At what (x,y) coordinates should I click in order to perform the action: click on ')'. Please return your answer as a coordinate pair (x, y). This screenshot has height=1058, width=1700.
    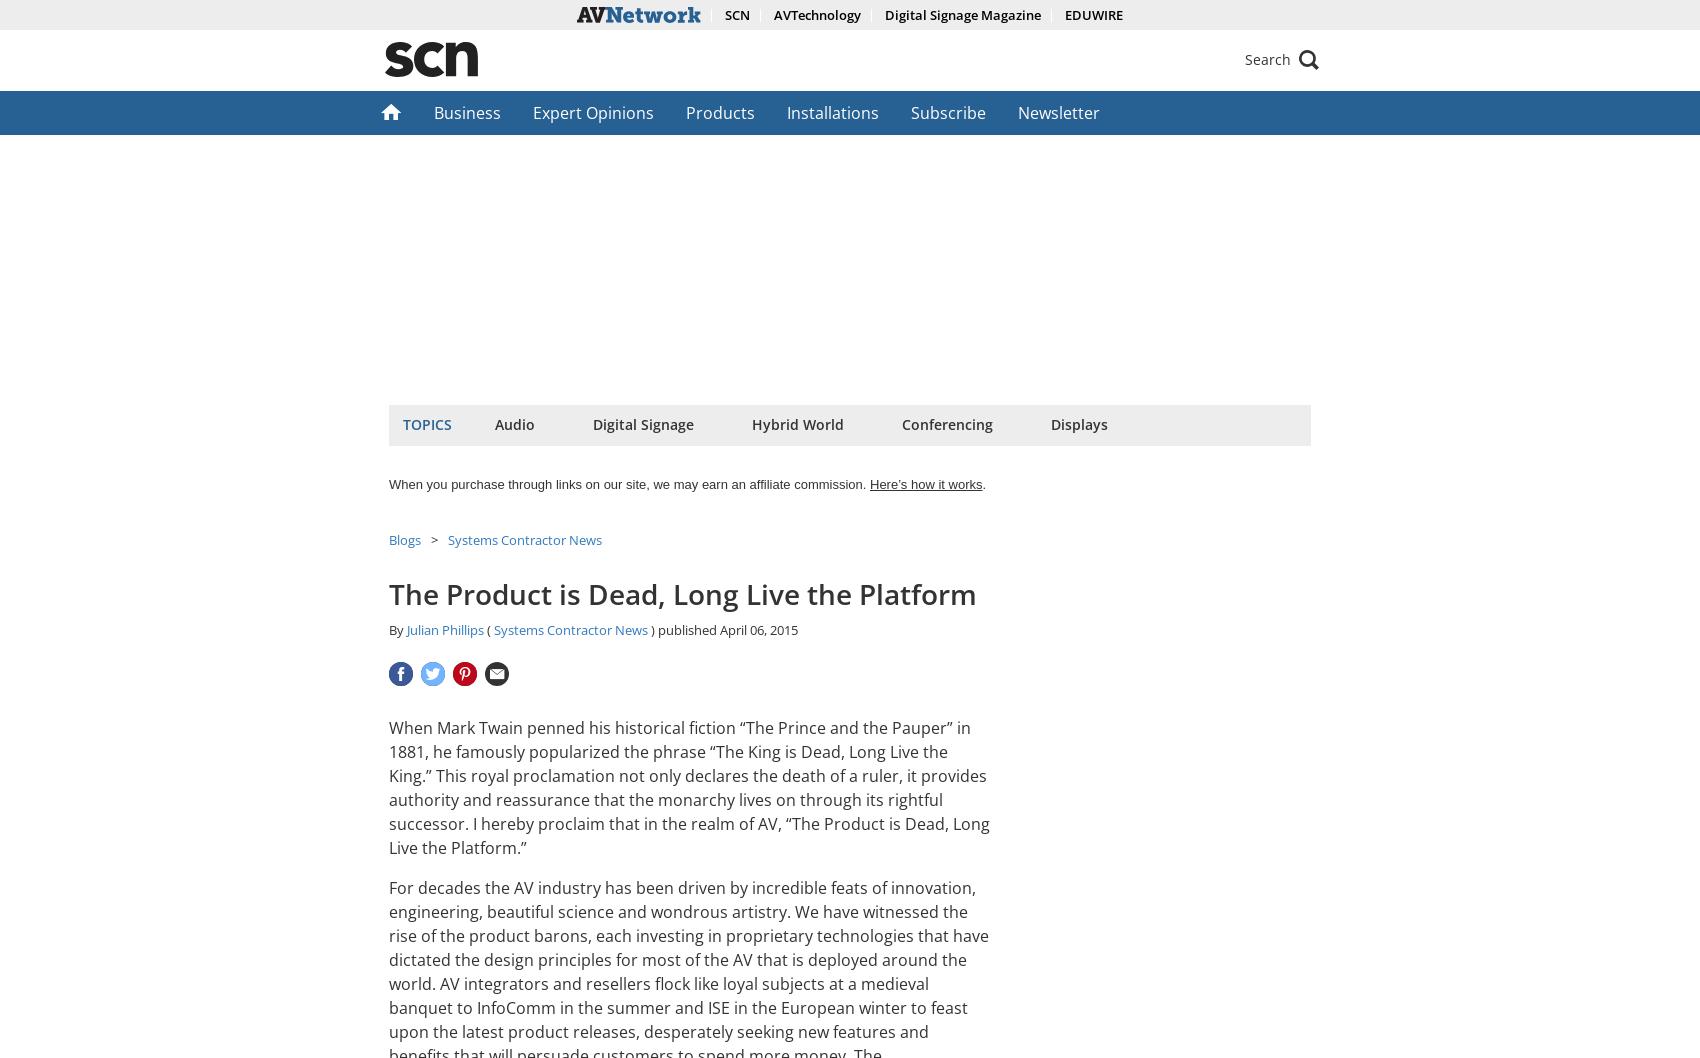
    Looking at the image, I should click on (648, 629).